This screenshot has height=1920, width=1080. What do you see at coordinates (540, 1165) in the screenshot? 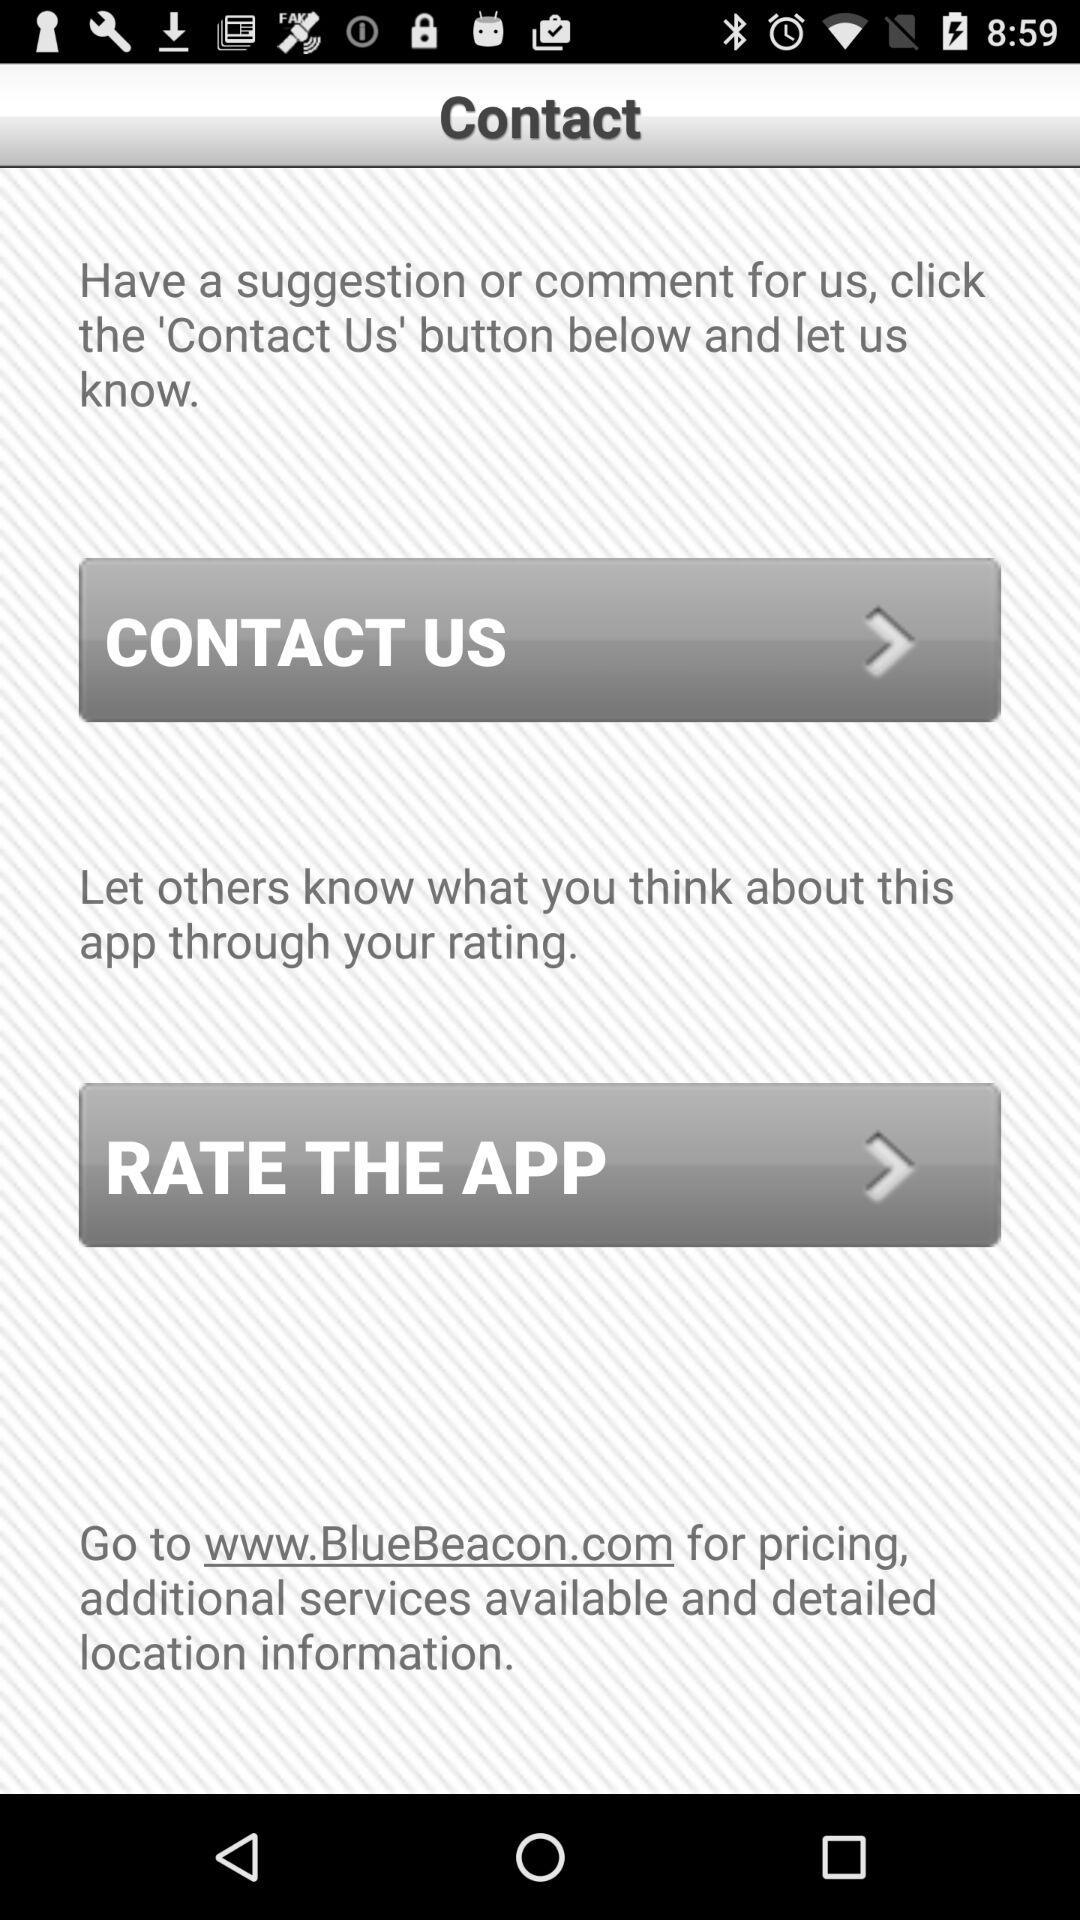
I see `the rate the app item` at bounding box center [540, 1165].